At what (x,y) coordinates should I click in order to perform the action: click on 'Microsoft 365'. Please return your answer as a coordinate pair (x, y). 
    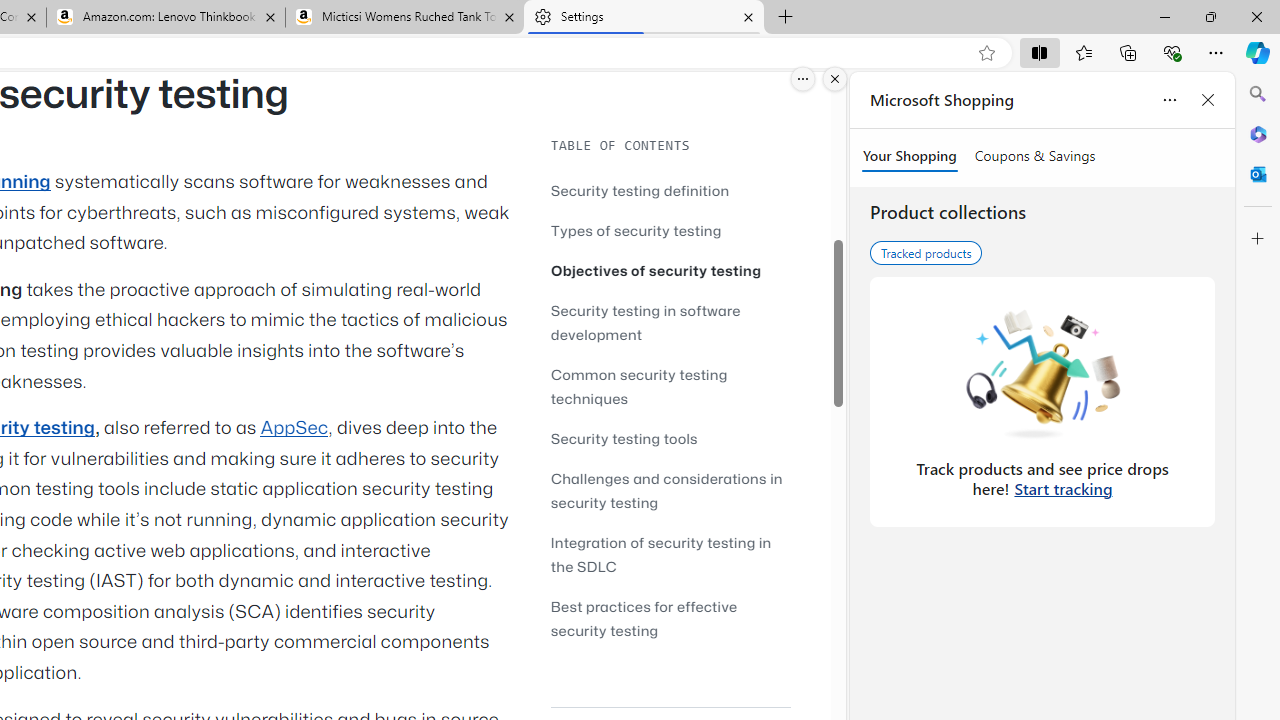
    Looking at the image, I should click on (1257, 133).